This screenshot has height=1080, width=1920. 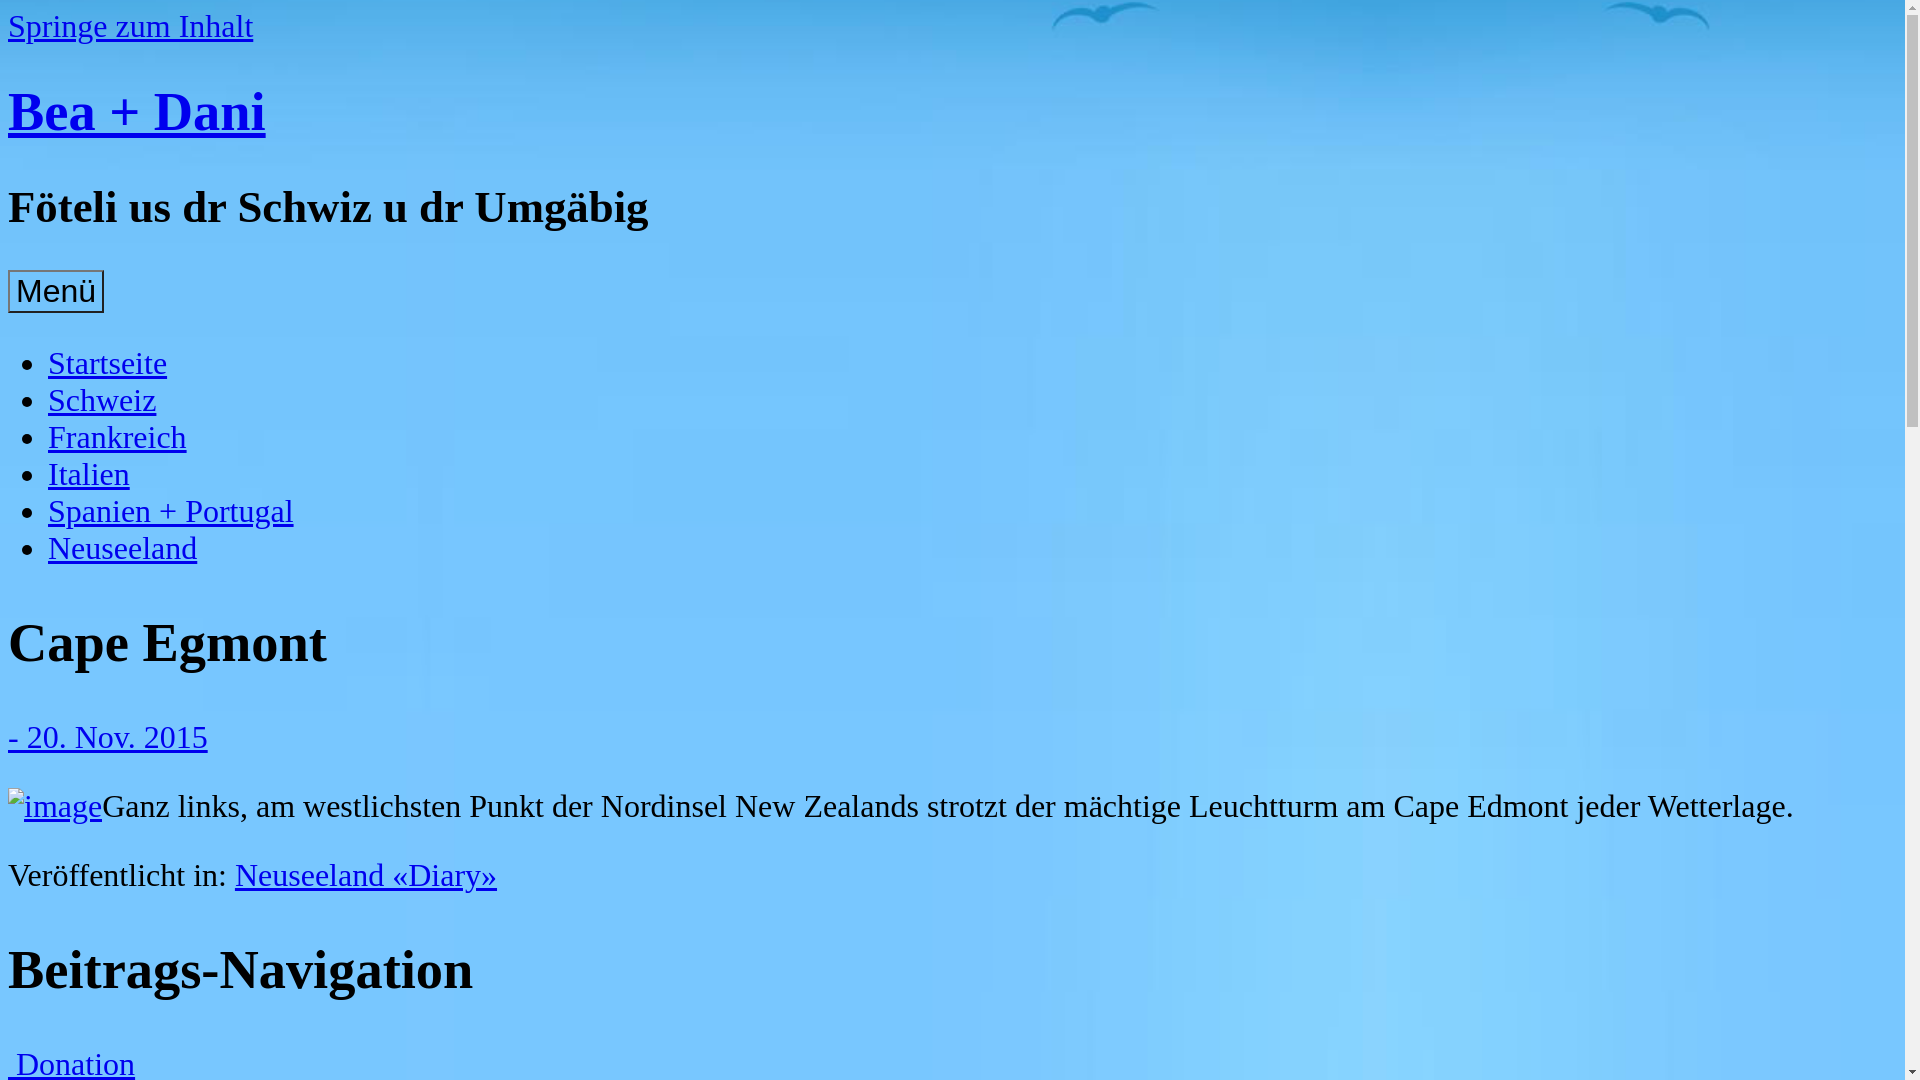 I want to click on 'Italien', so click(x=88, y=474).